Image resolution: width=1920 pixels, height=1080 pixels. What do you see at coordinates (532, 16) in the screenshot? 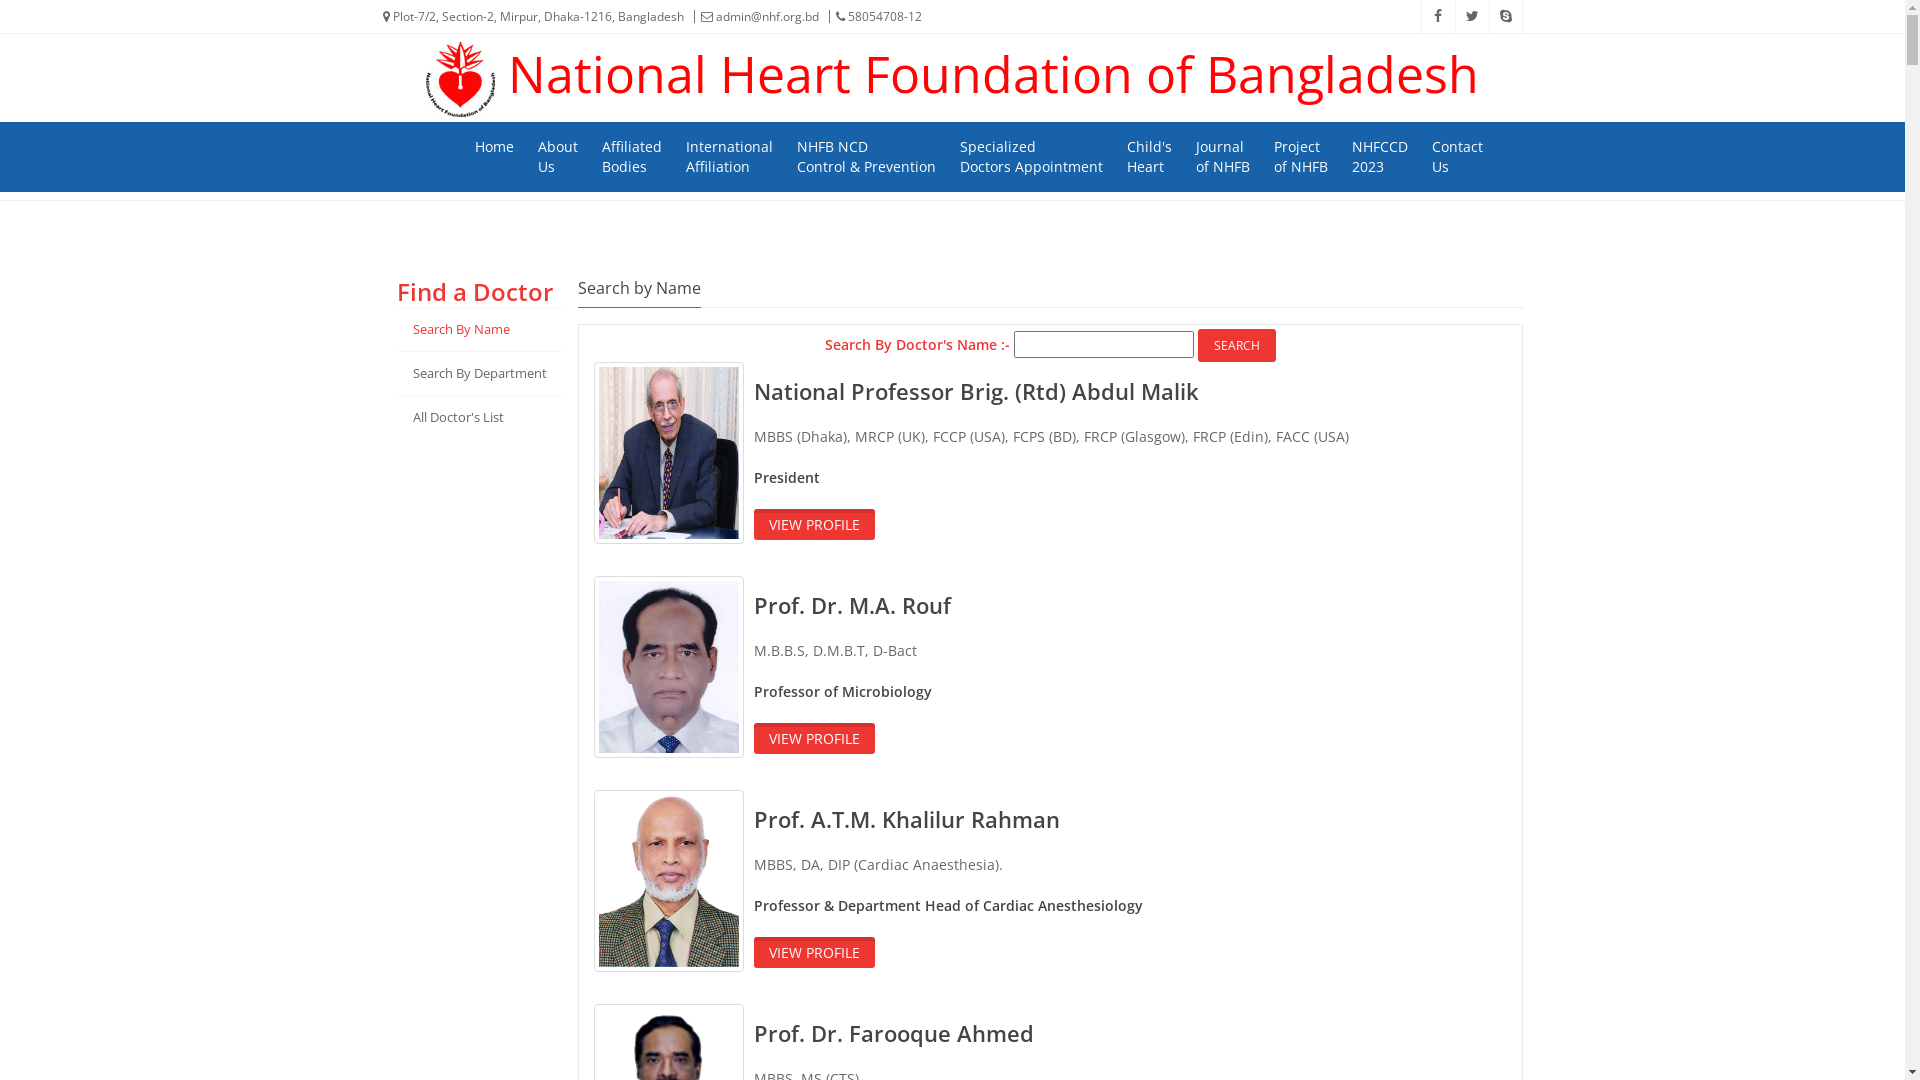
I see `'Plot-7/2, Section-2, Mirpur, Dhaka-1216, Bangladesh'` at bounding box center [532, 16].